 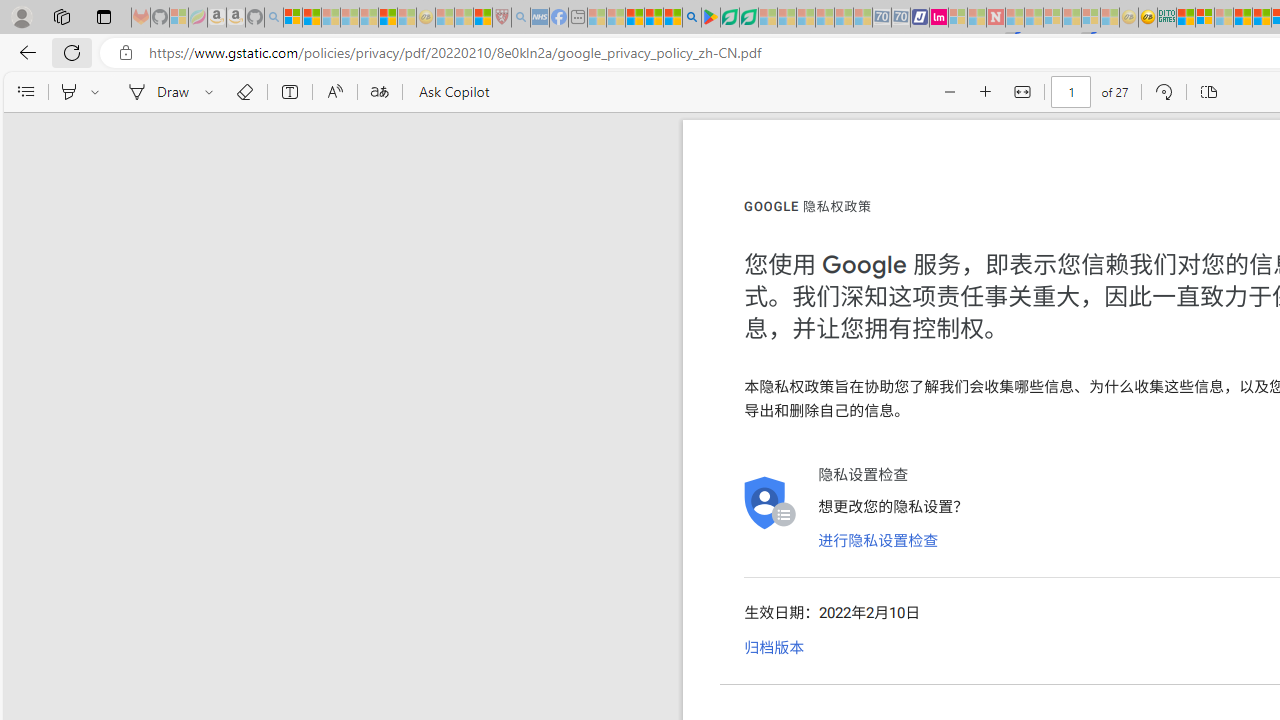 What do you see at coordinates (97, 92) in the screenshot?
I see `'Select a highlight color'` at bounding box center [97, 92].